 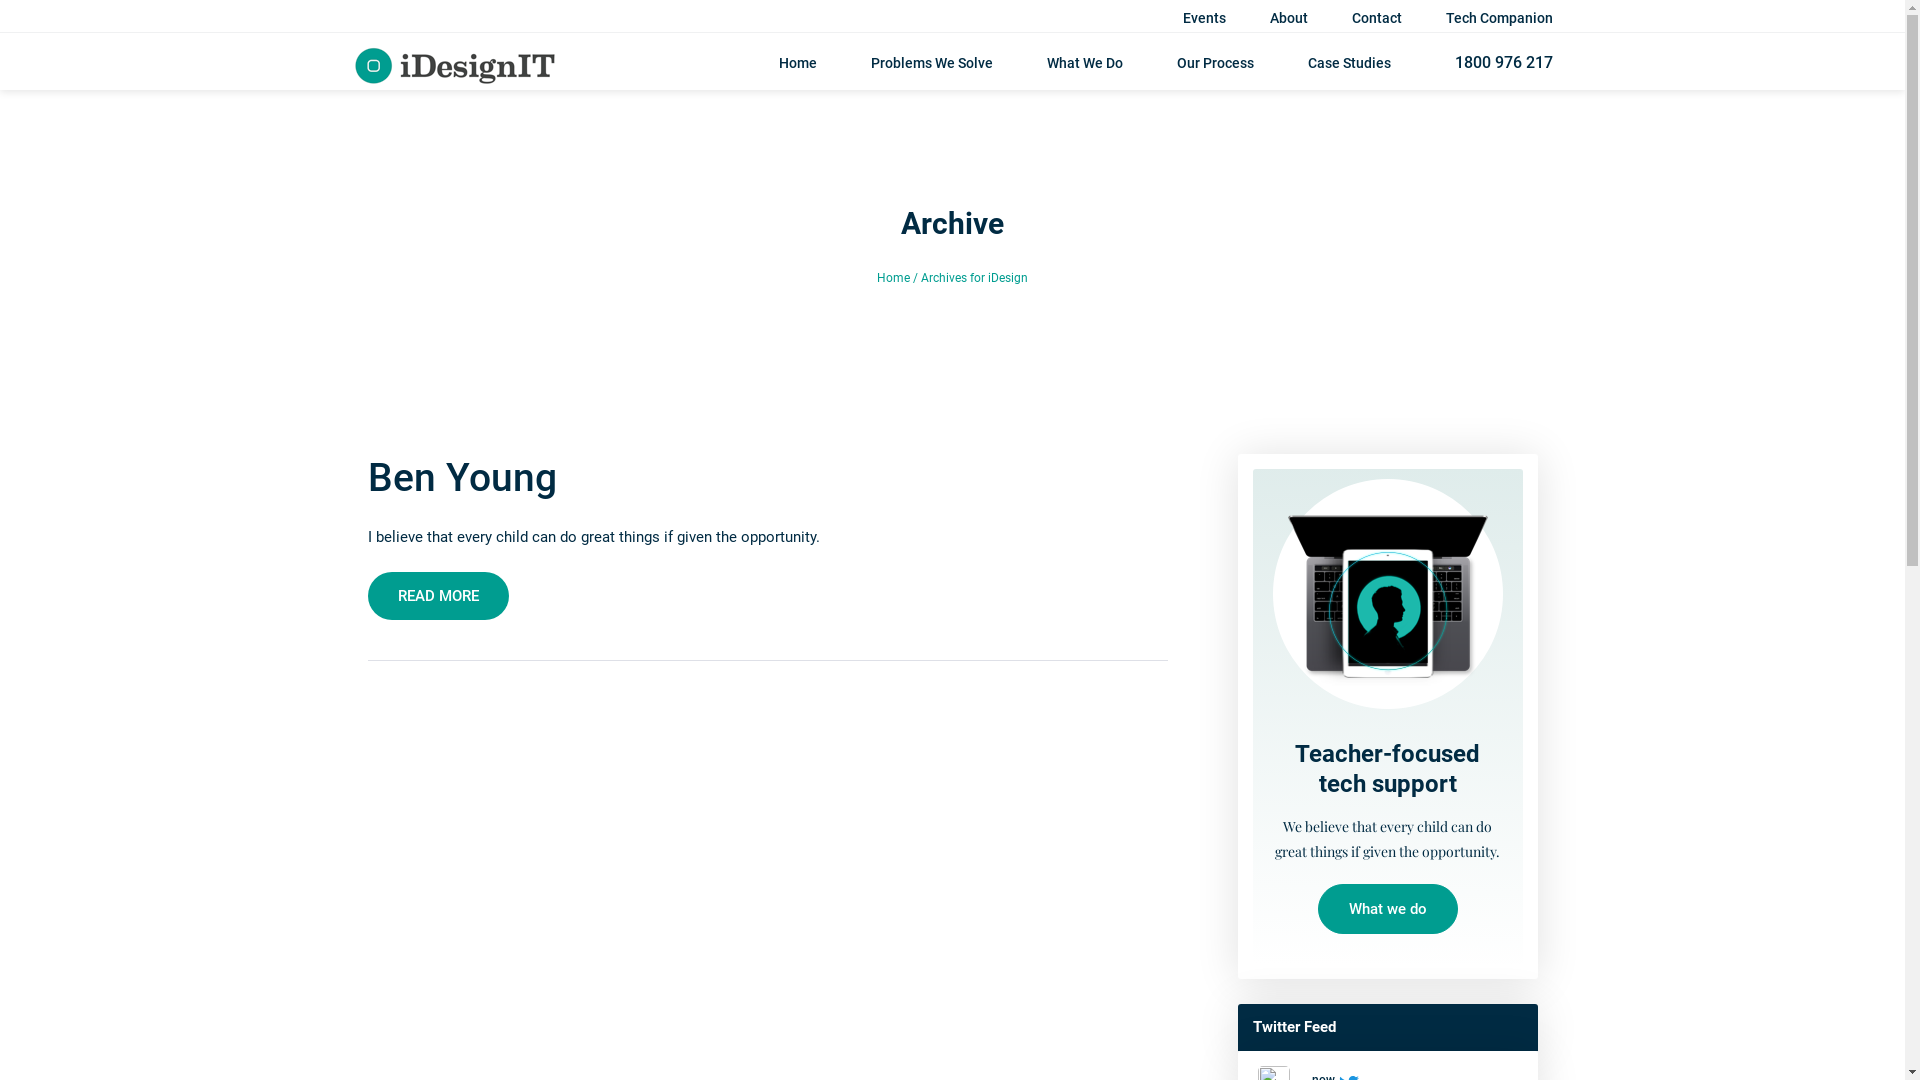 I want to click on 'Contact', so click(x=1352, y=18).